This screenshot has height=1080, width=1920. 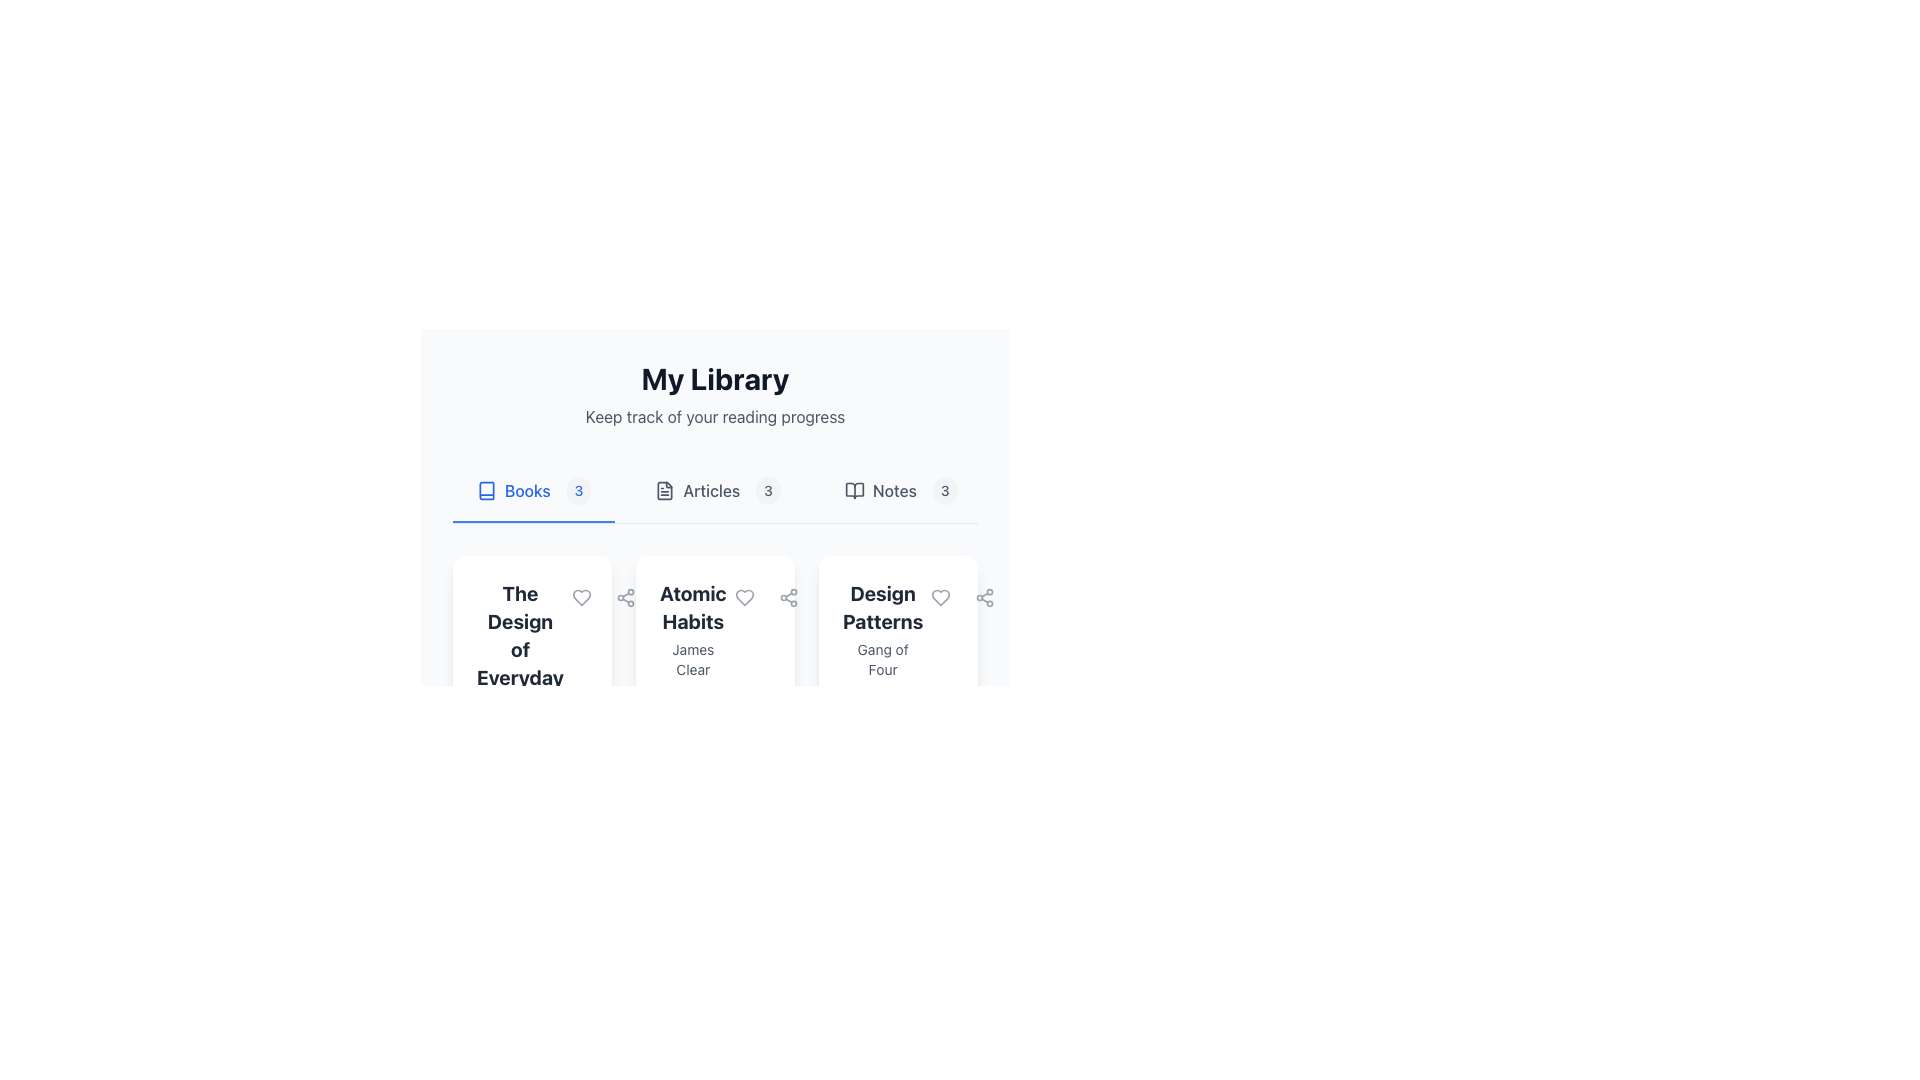 I want to click on the text label displaying 'Gang of Four', which is positioned below the title 'Design Patterns', so click(x=882, y=659).